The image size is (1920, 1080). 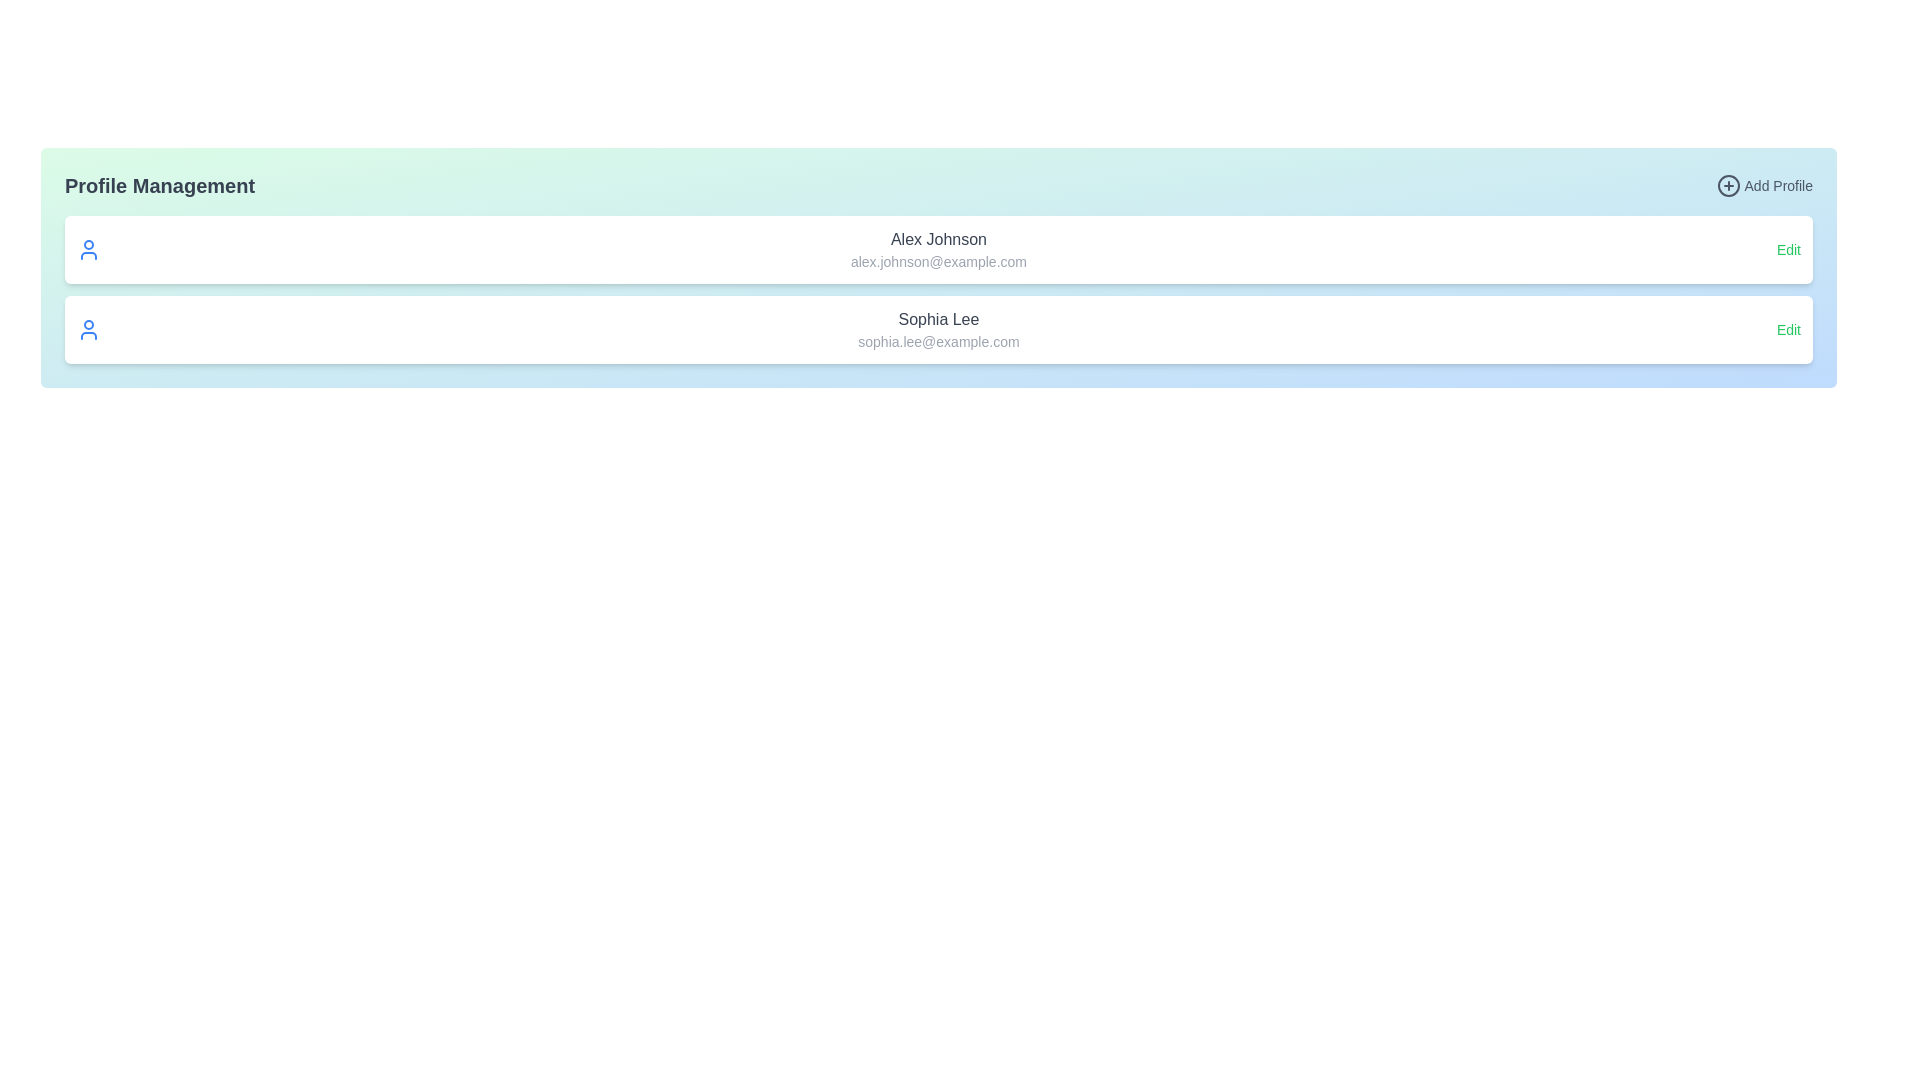 What do you see at coordinates (937, 238) in the screenshot?
I see `the text label displaying 'Alex Johnson', which is positioned at the top of the profile details section above the email address` at bounding box center [937, 238].